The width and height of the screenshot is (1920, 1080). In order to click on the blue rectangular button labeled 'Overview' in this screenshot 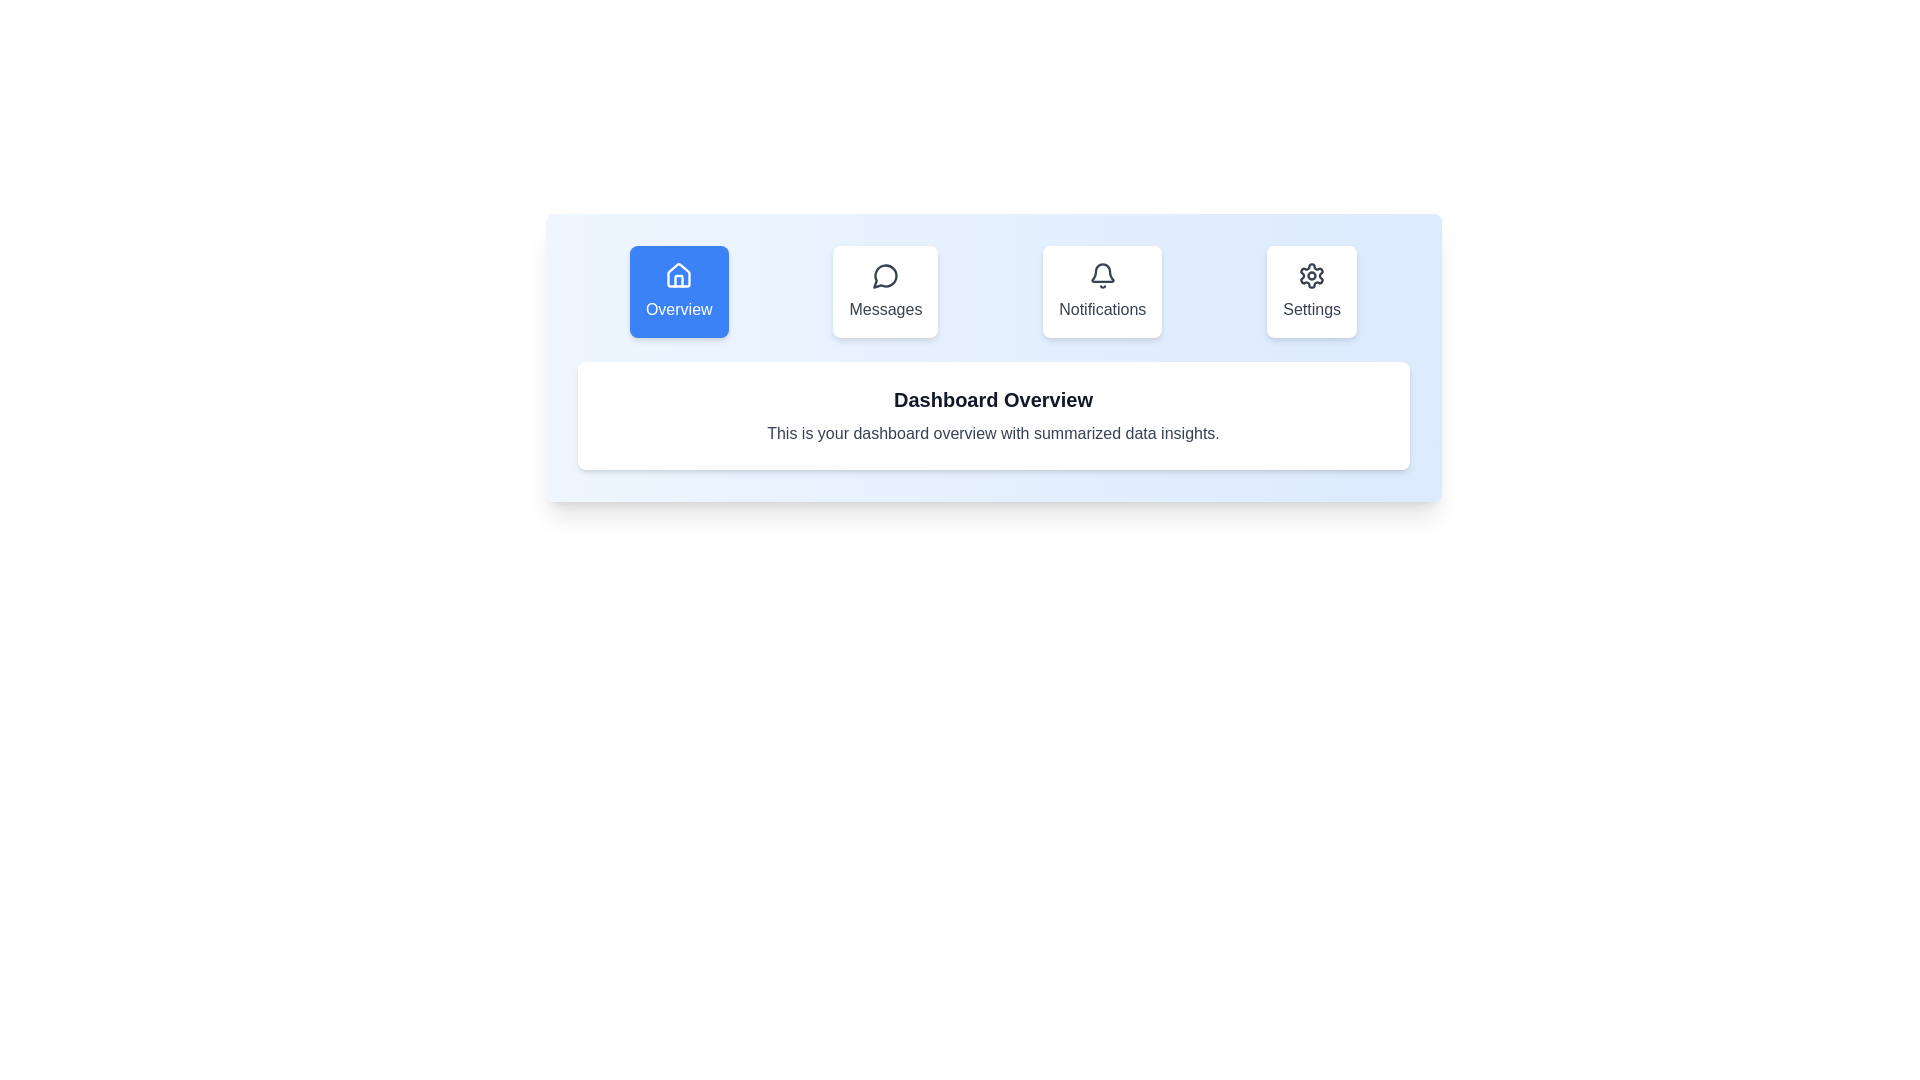, I will do `click(679, 292)`.